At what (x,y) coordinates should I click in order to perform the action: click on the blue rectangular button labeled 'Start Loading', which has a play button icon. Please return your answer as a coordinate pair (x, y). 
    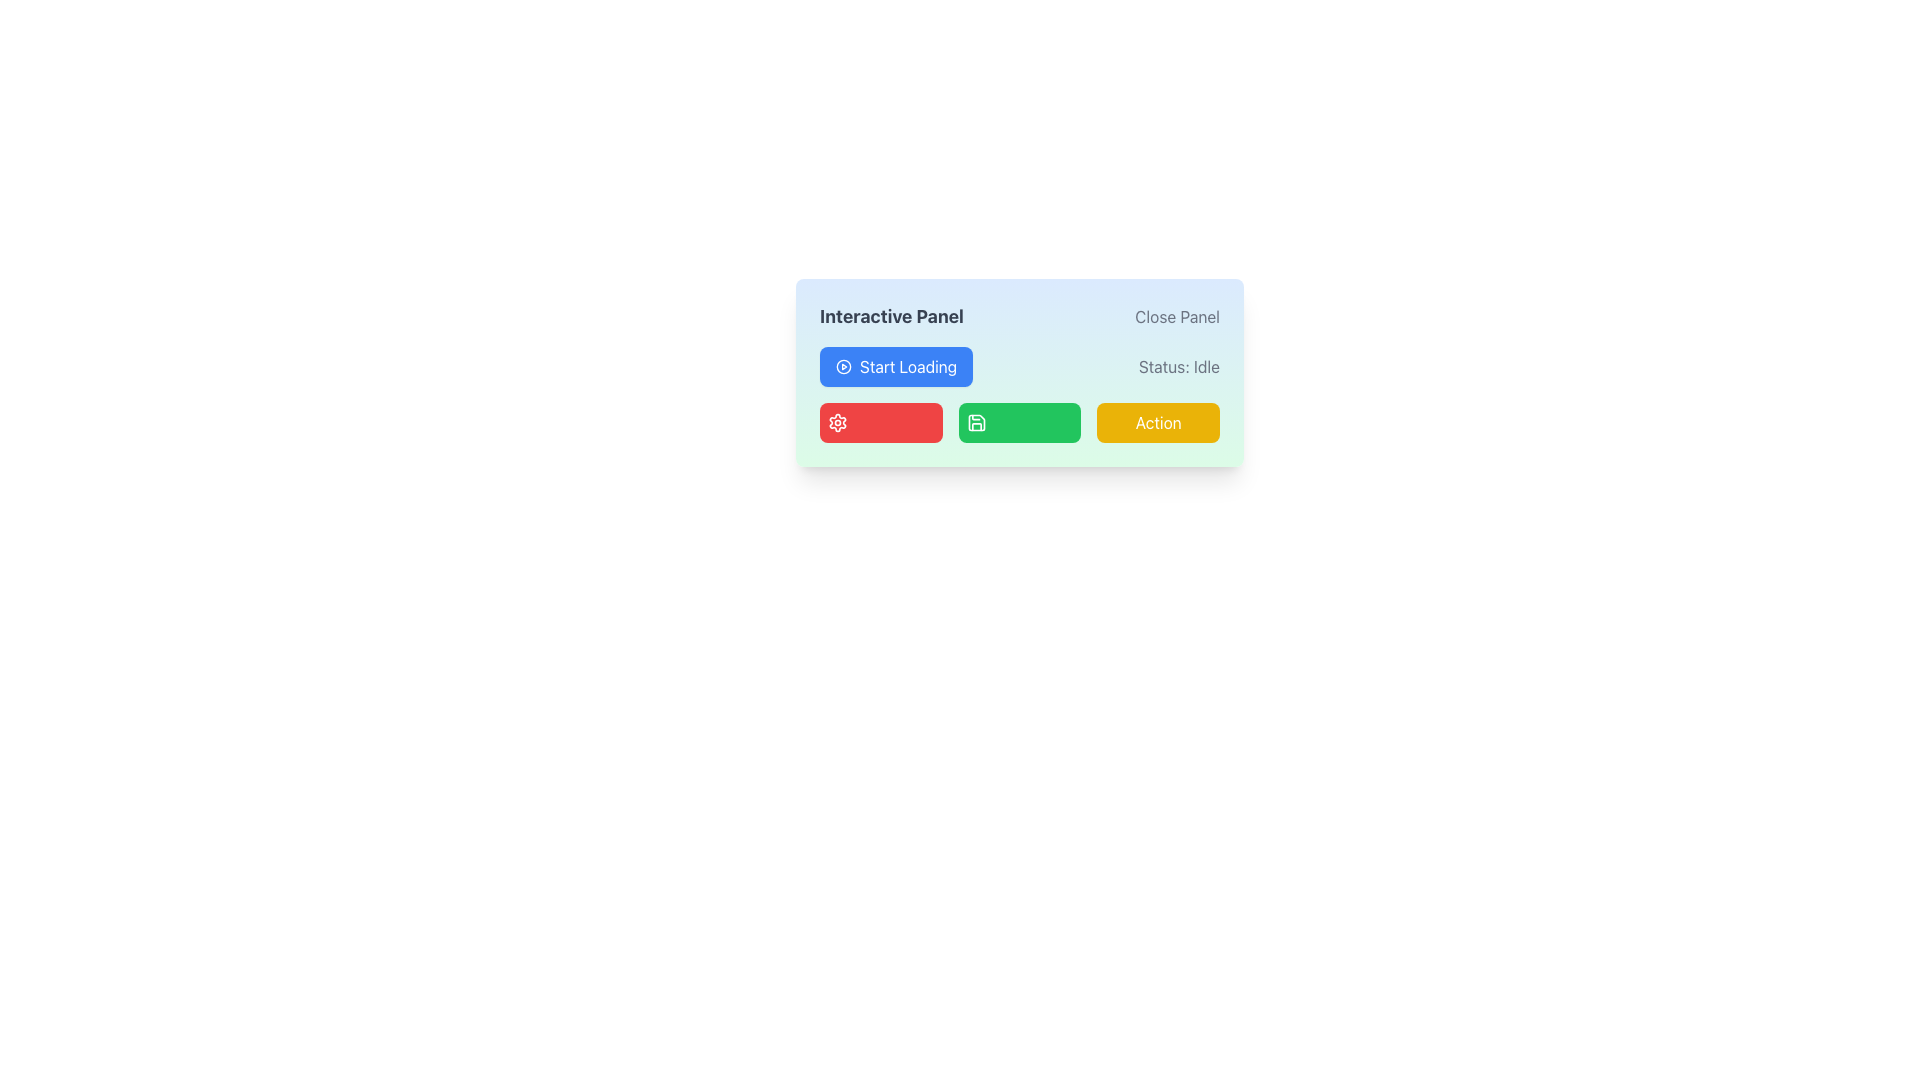
    Looking at the image, I should click on (895, 366).